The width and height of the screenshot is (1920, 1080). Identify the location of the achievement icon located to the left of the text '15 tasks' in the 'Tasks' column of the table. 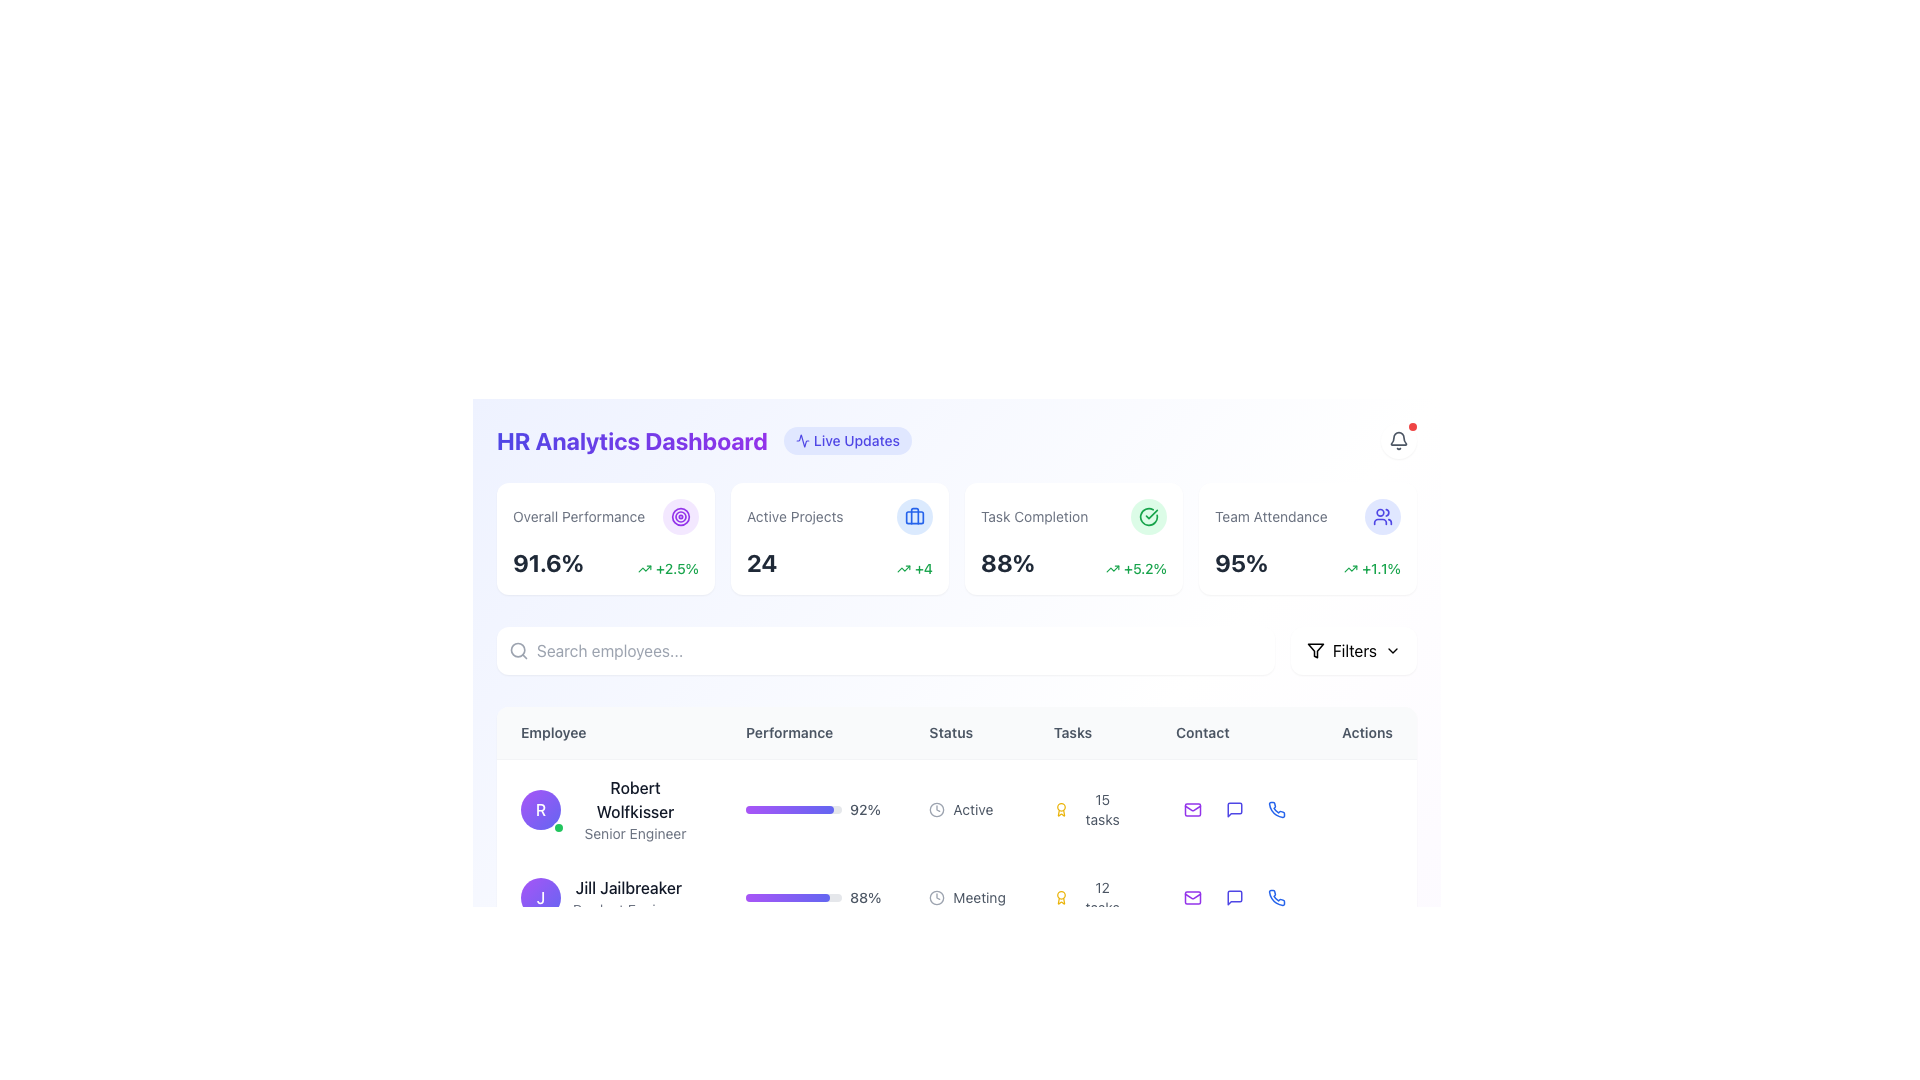
(1060, 810).